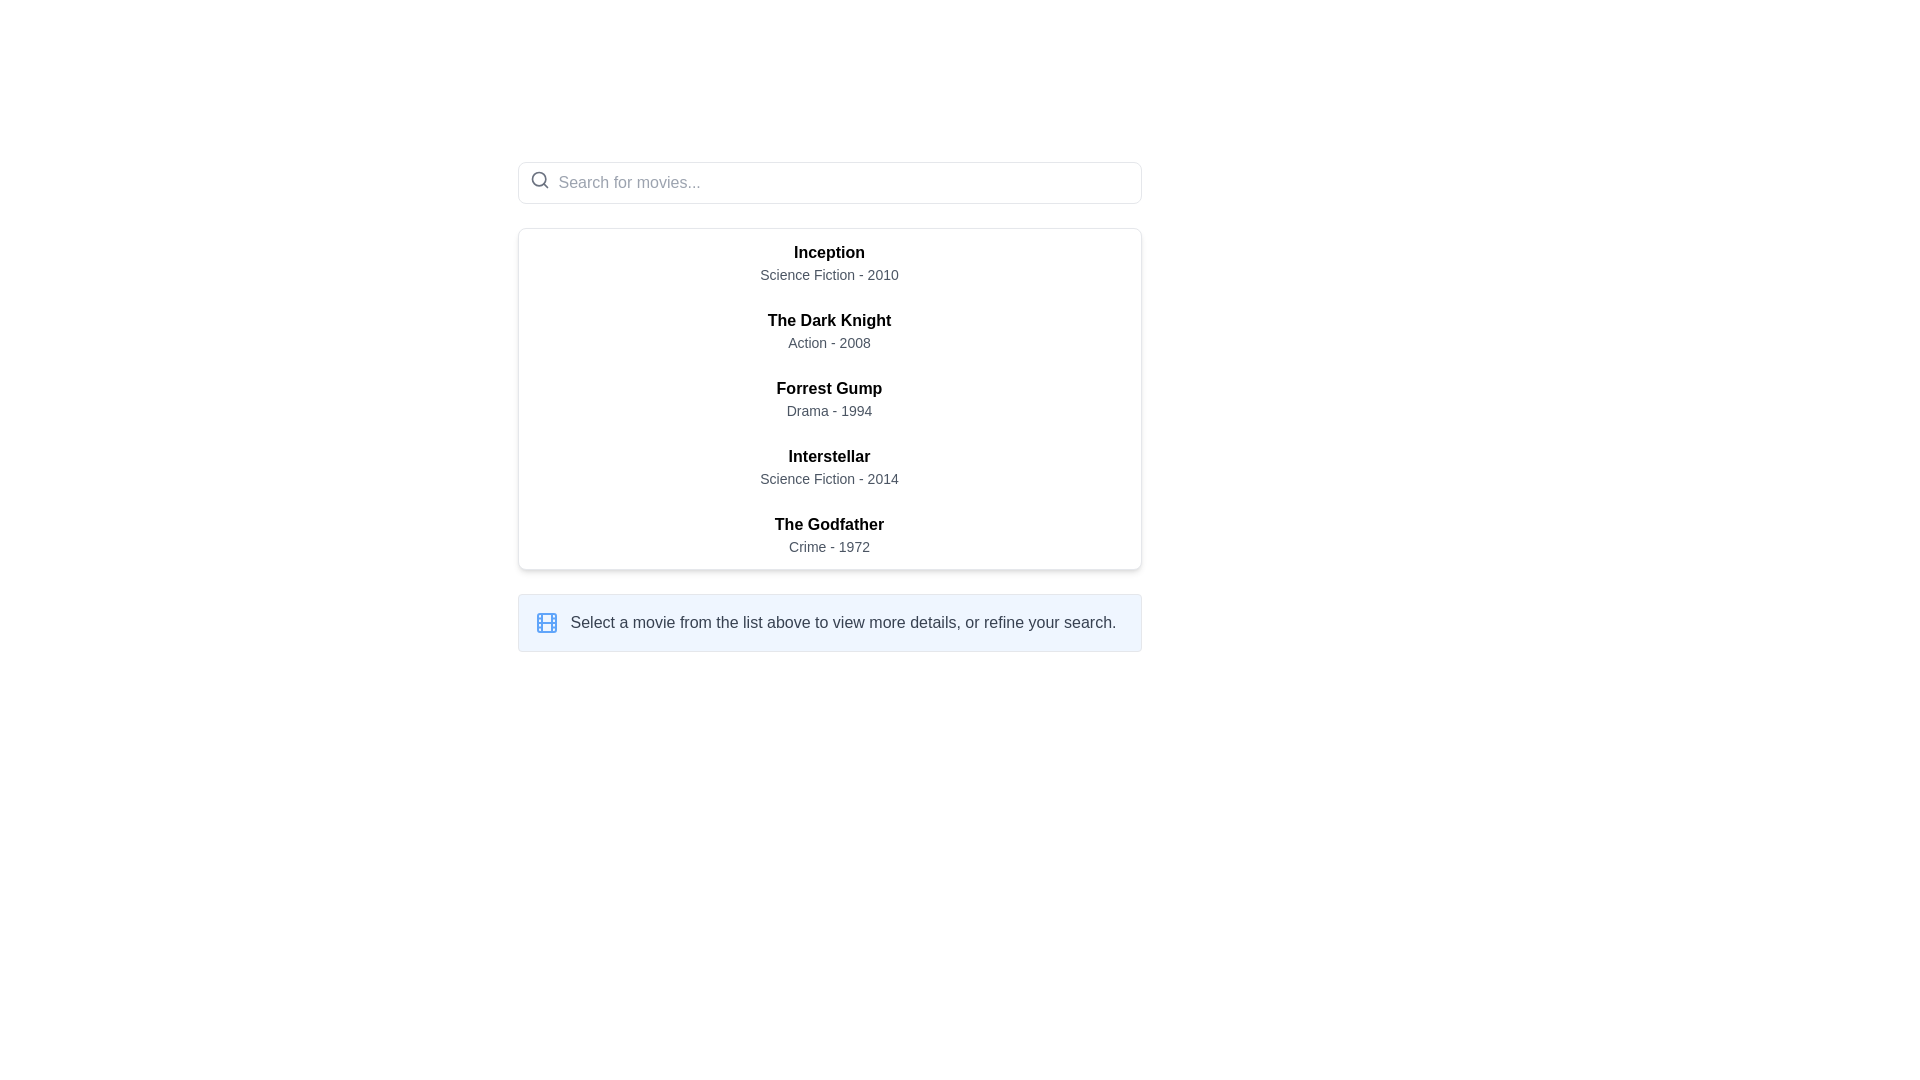 The image size is (1920, 1080). What do you see at coordinates (829, 478) in the screenshot?
I see `the text label that describes the genre 'Science Fiction' and the release year '2014' of the movie 'Interstellar', which is located directly below the title within the movie entries list` at bounding box center [829, 478].